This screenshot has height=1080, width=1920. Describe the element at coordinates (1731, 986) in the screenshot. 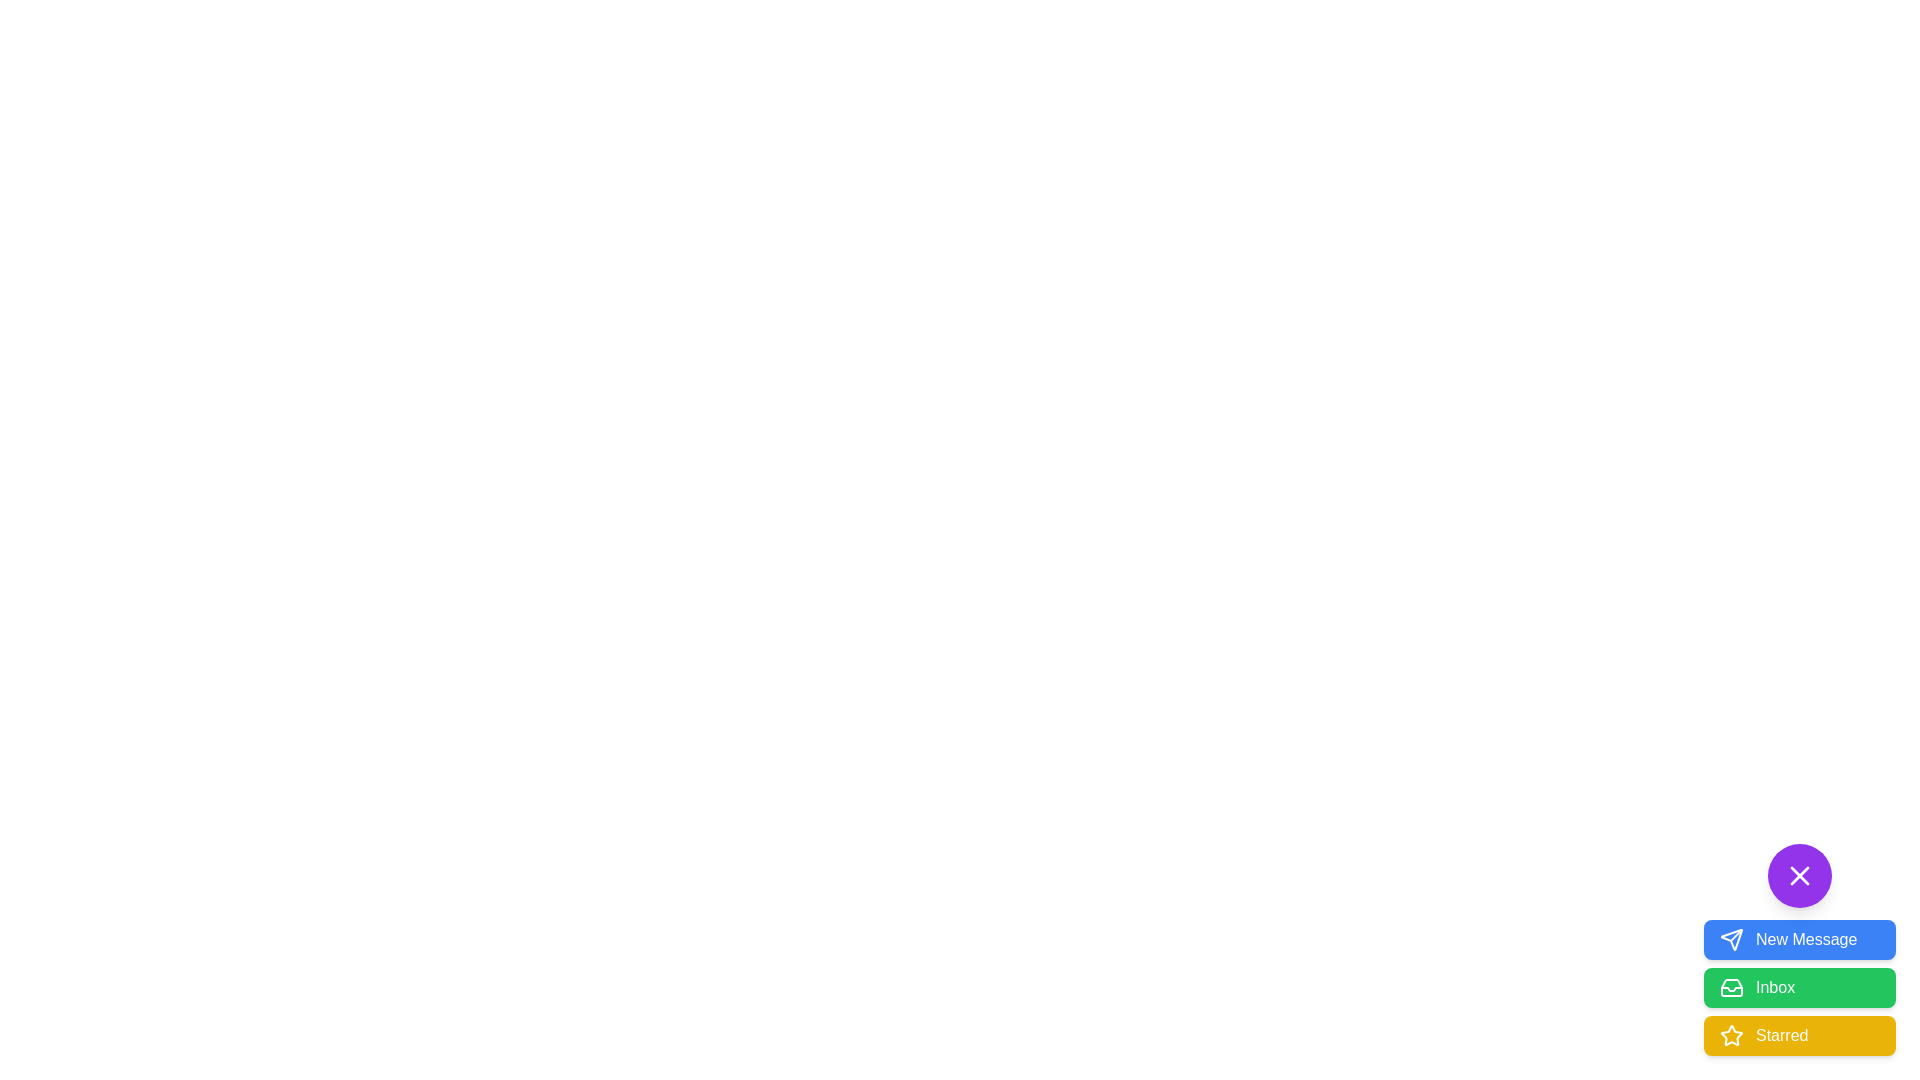

I see `the 'Inbox' icon` at that location.